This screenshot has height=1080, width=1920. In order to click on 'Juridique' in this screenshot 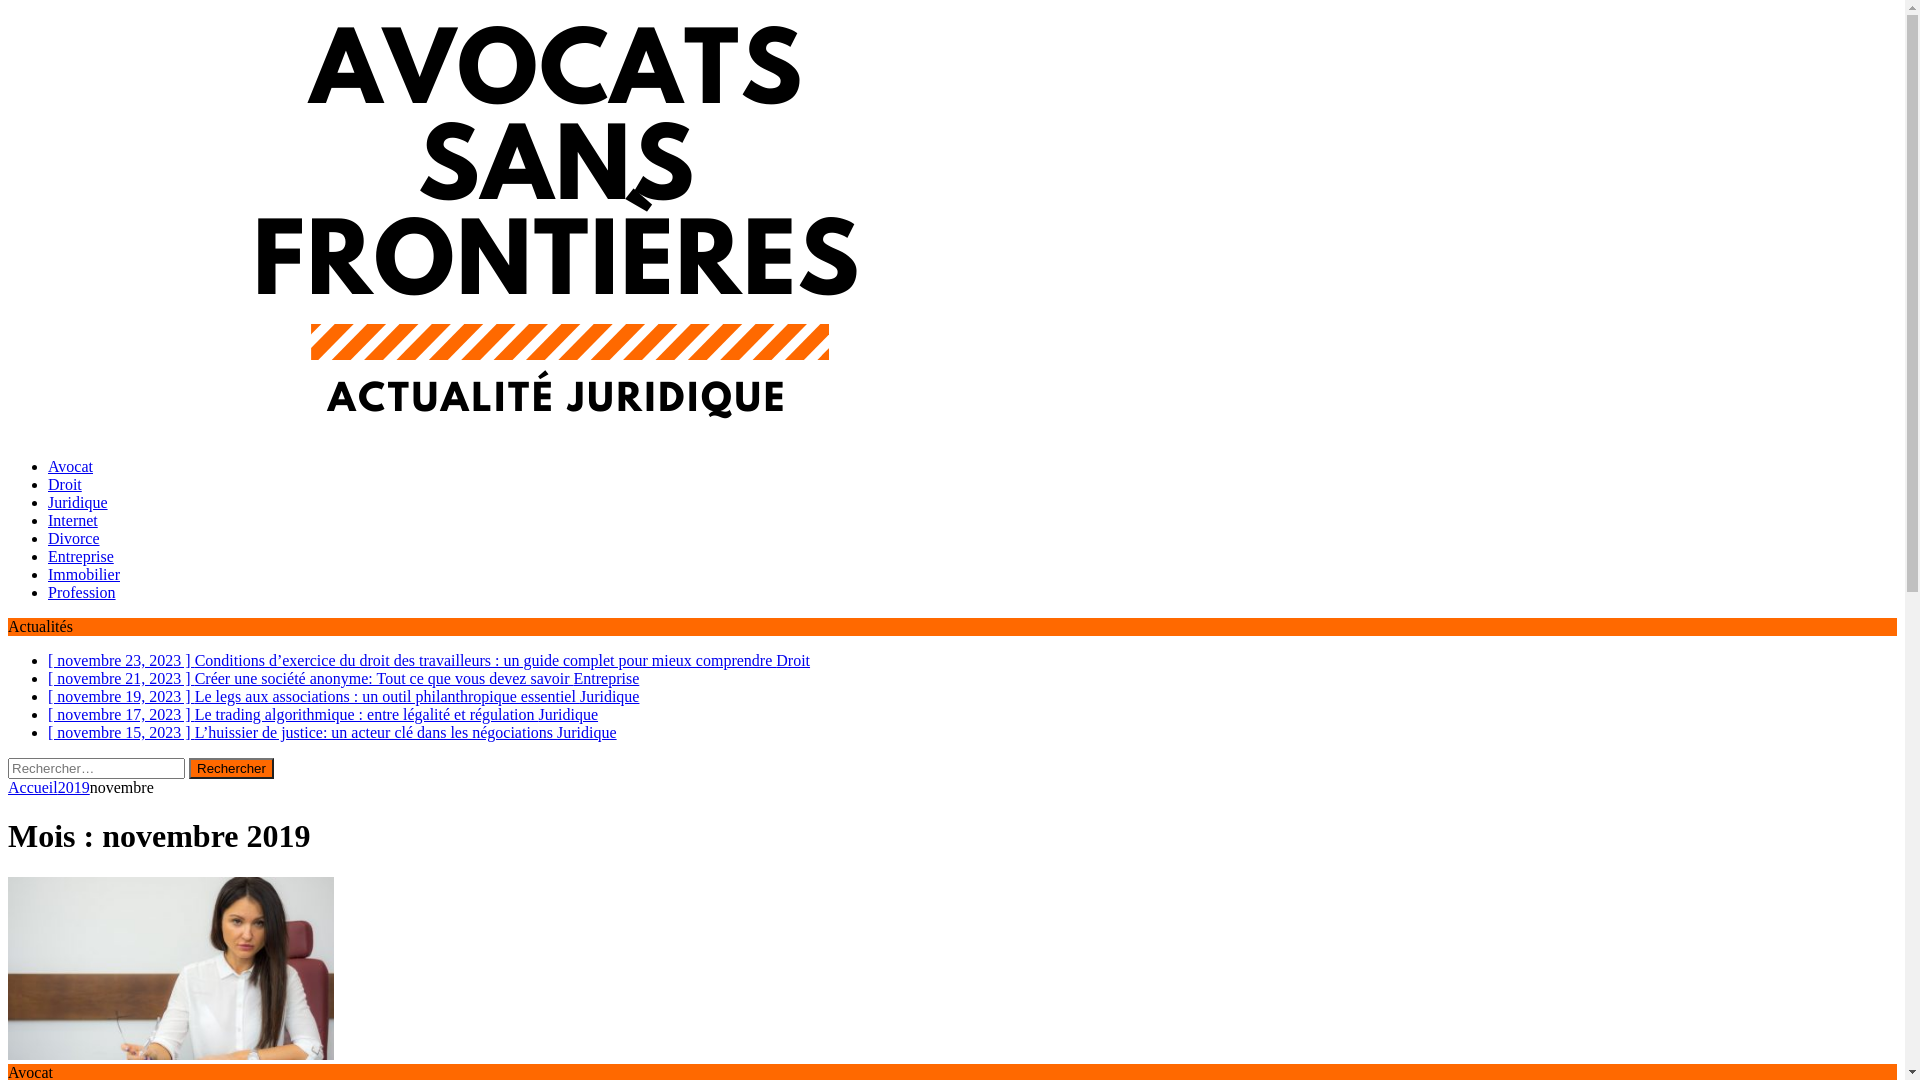, I will do `click(77, 501)`.